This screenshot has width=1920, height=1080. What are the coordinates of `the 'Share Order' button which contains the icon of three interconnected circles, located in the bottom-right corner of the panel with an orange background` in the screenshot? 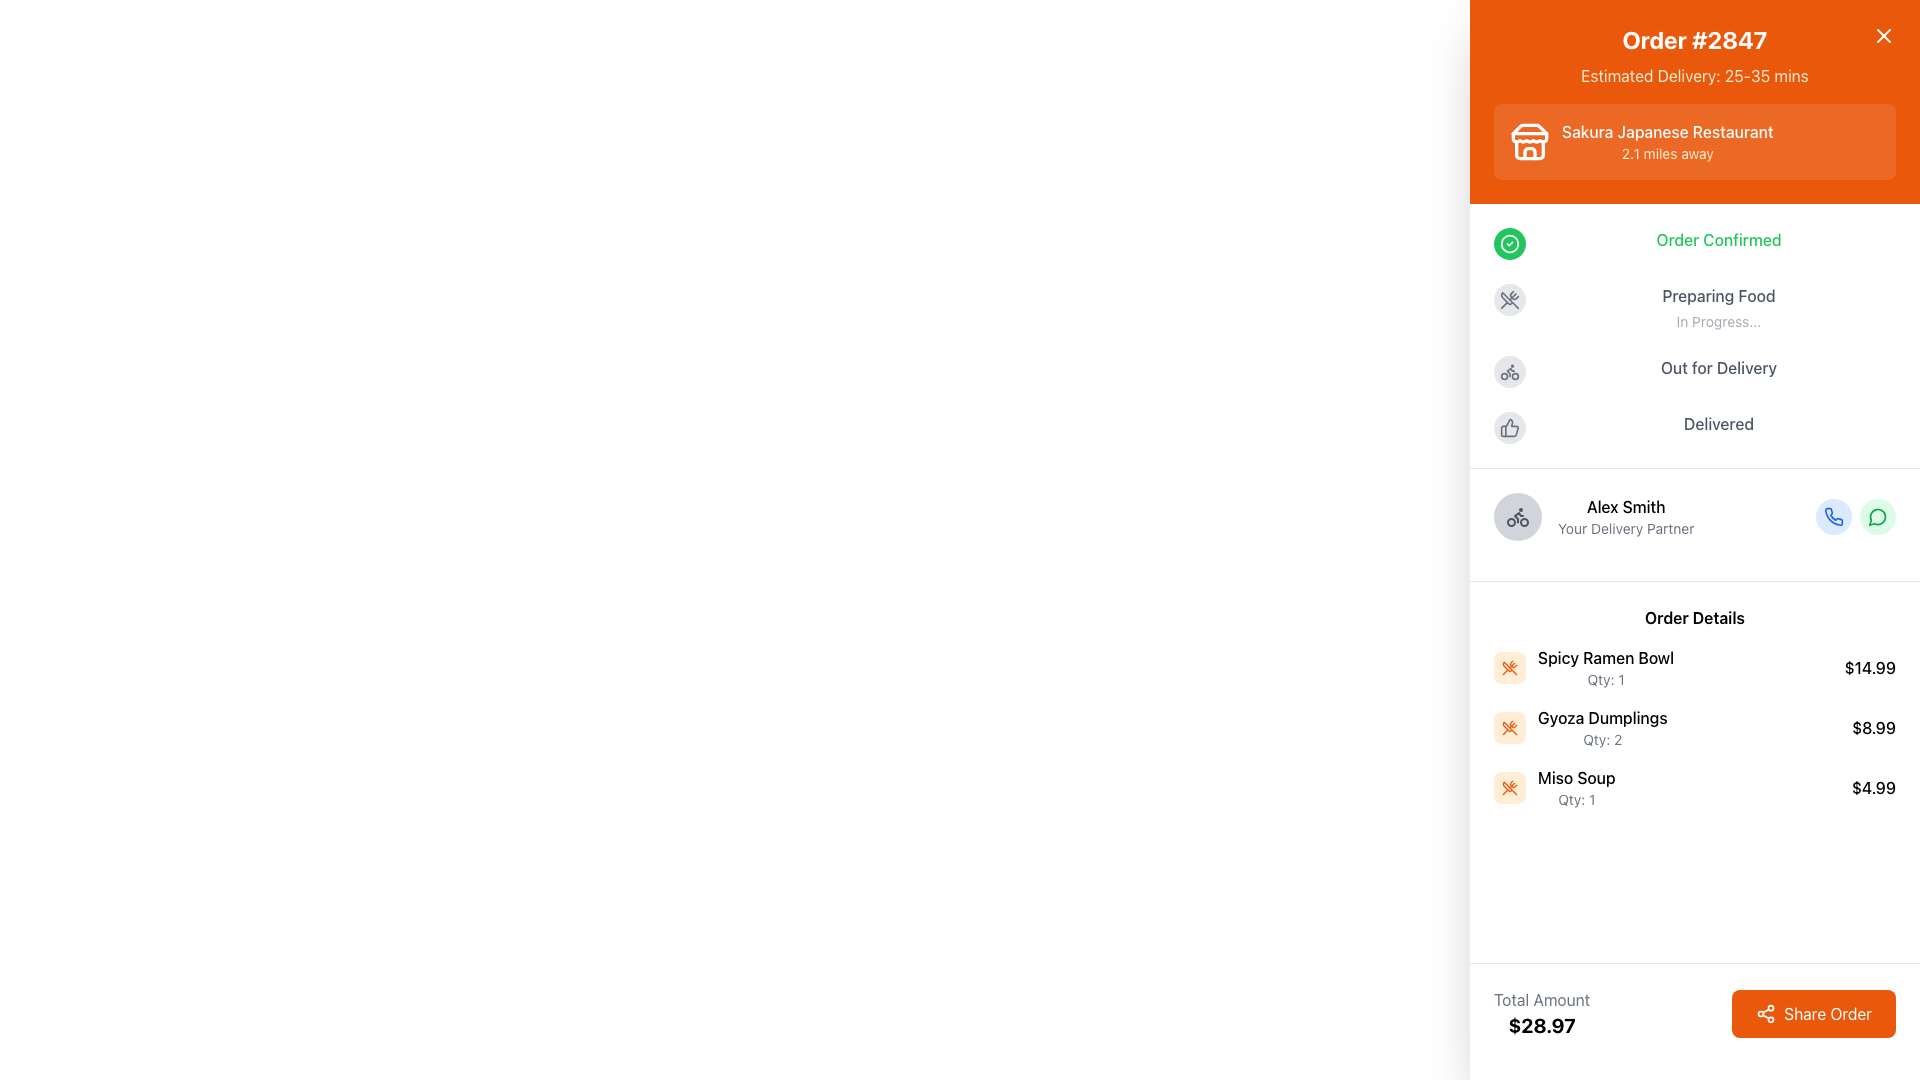 It's located at (1766, 1014).